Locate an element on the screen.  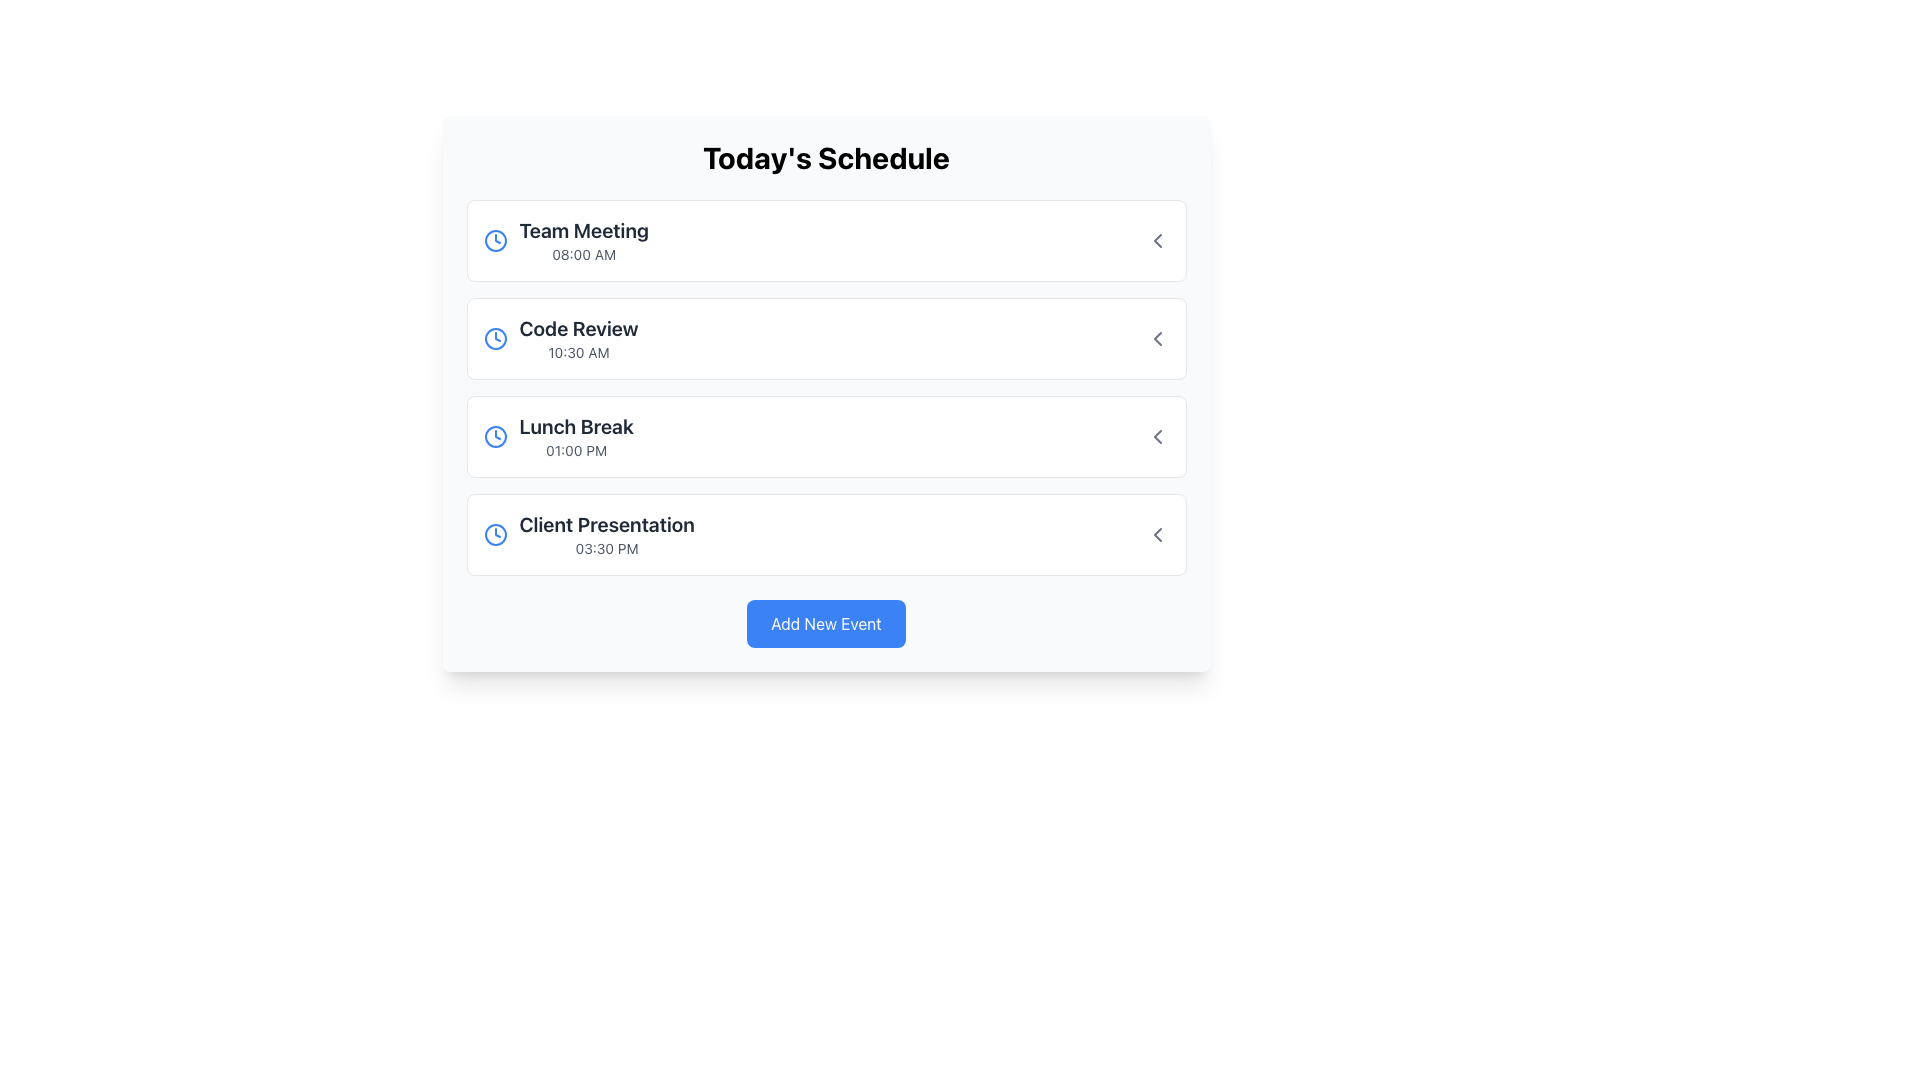
the third schedule entry in the list, positioned between the 'Code Review' and 'Client Presentation' events is located at coordinates (826, 435).